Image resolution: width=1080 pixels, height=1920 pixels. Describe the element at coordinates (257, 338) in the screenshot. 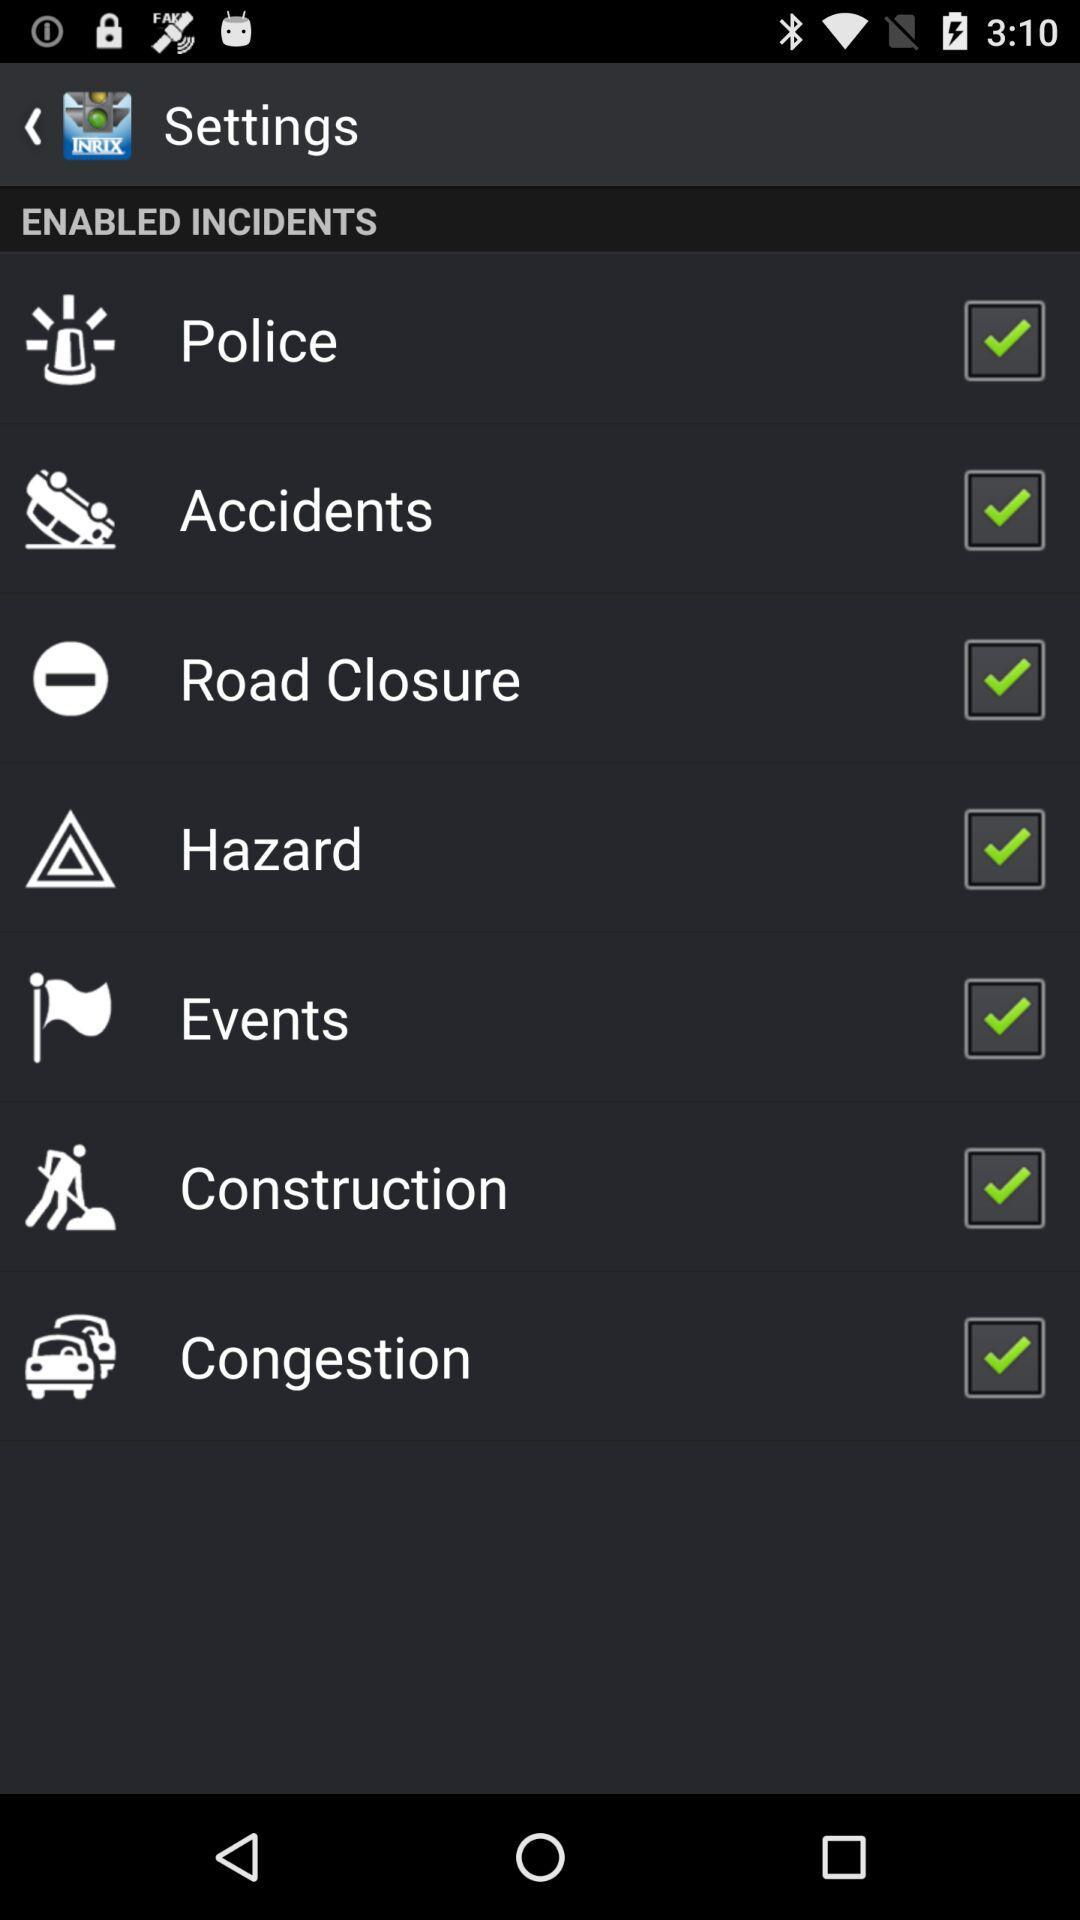

I see `police icon` at that location.